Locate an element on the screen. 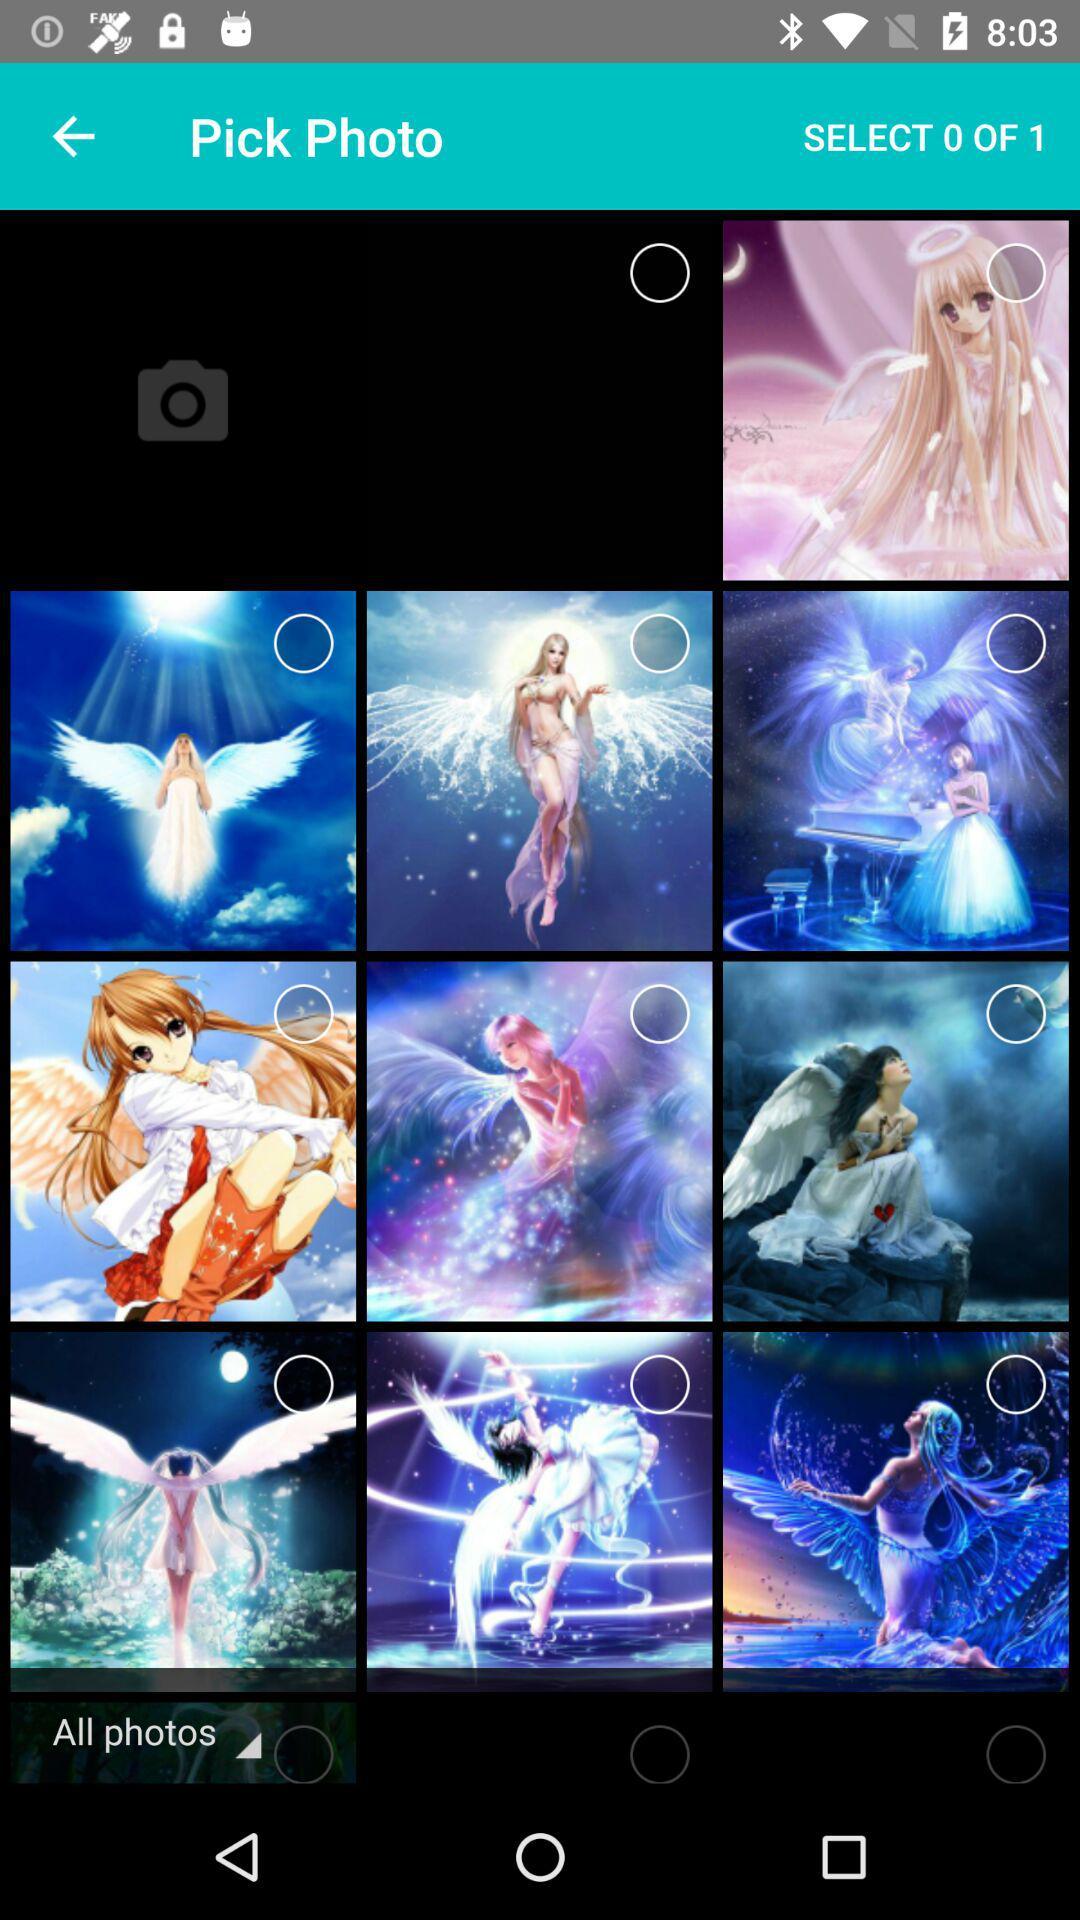  the picture is located at coordinates (1016, 272).